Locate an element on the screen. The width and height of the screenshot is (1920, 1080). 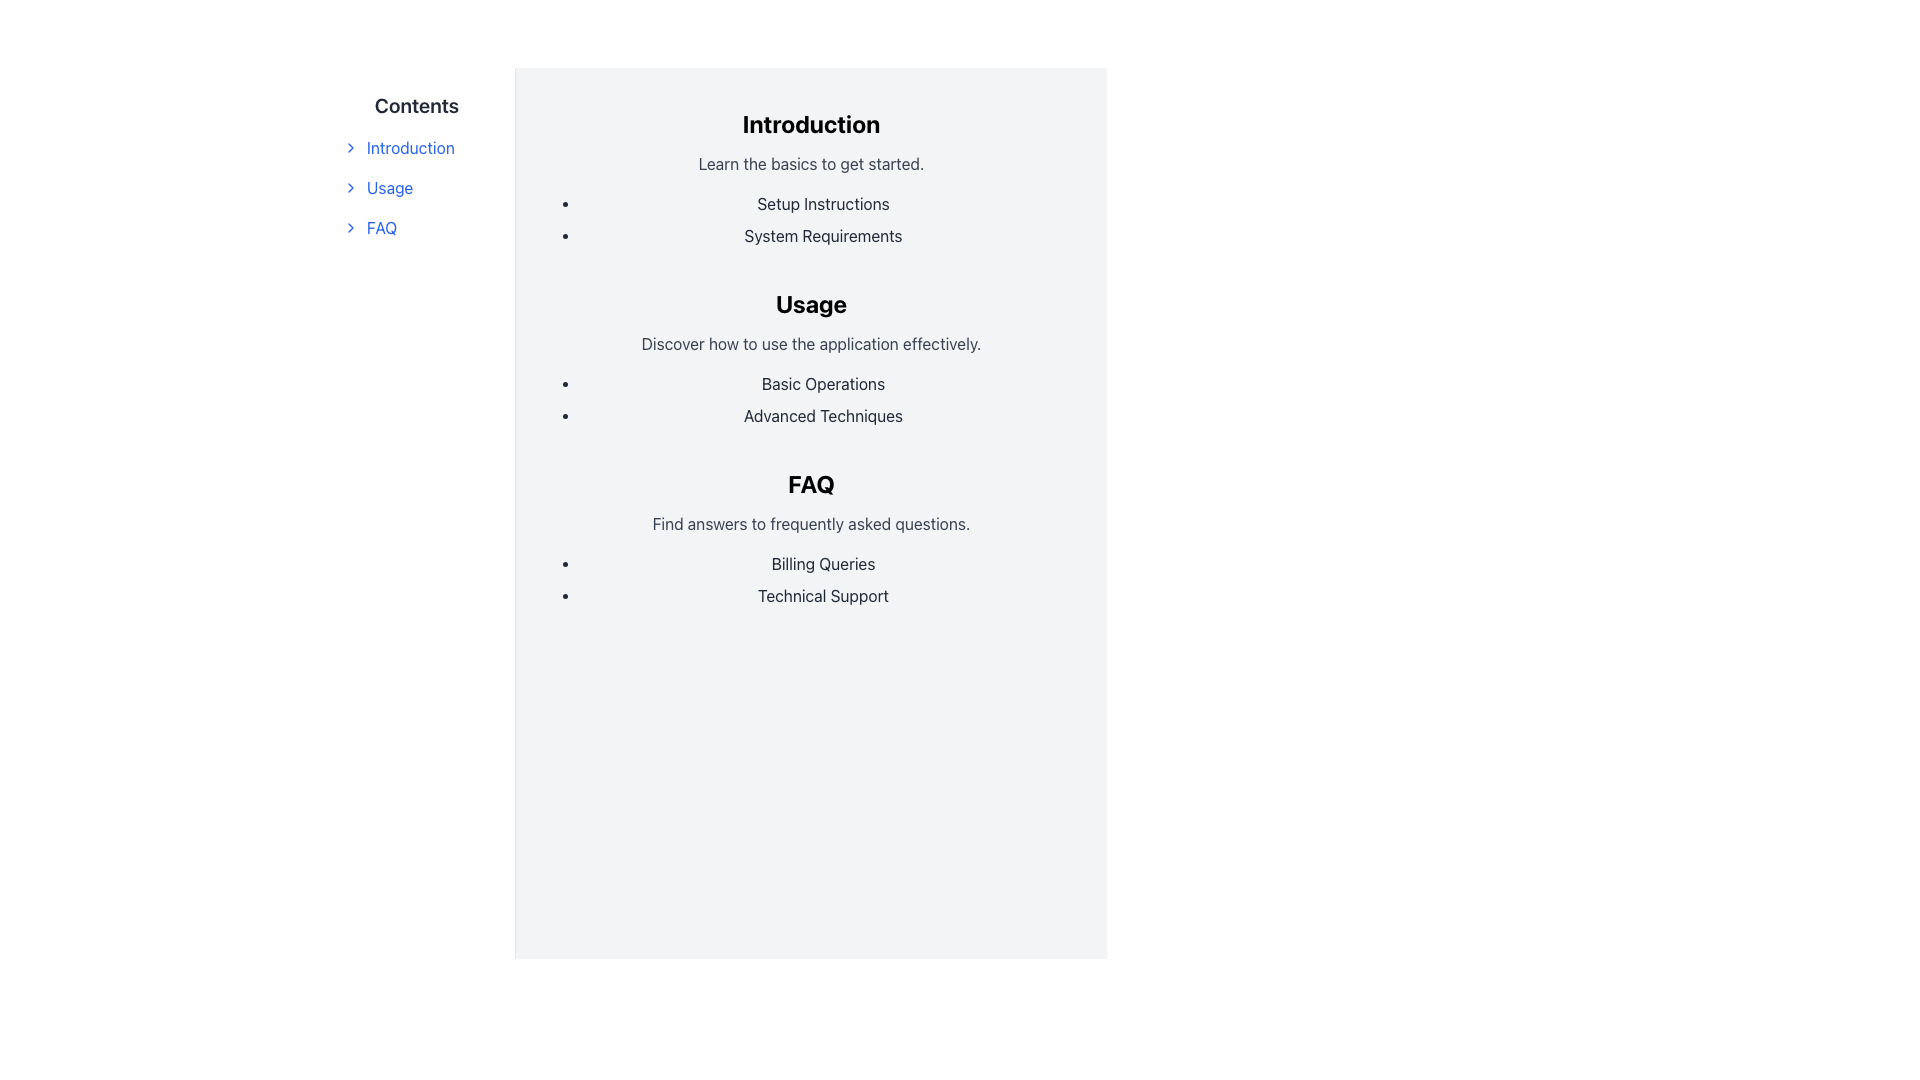
the right-facing chevron icon next to the word 'Introduction' in the navigation list is located at coordinates (350, 146).